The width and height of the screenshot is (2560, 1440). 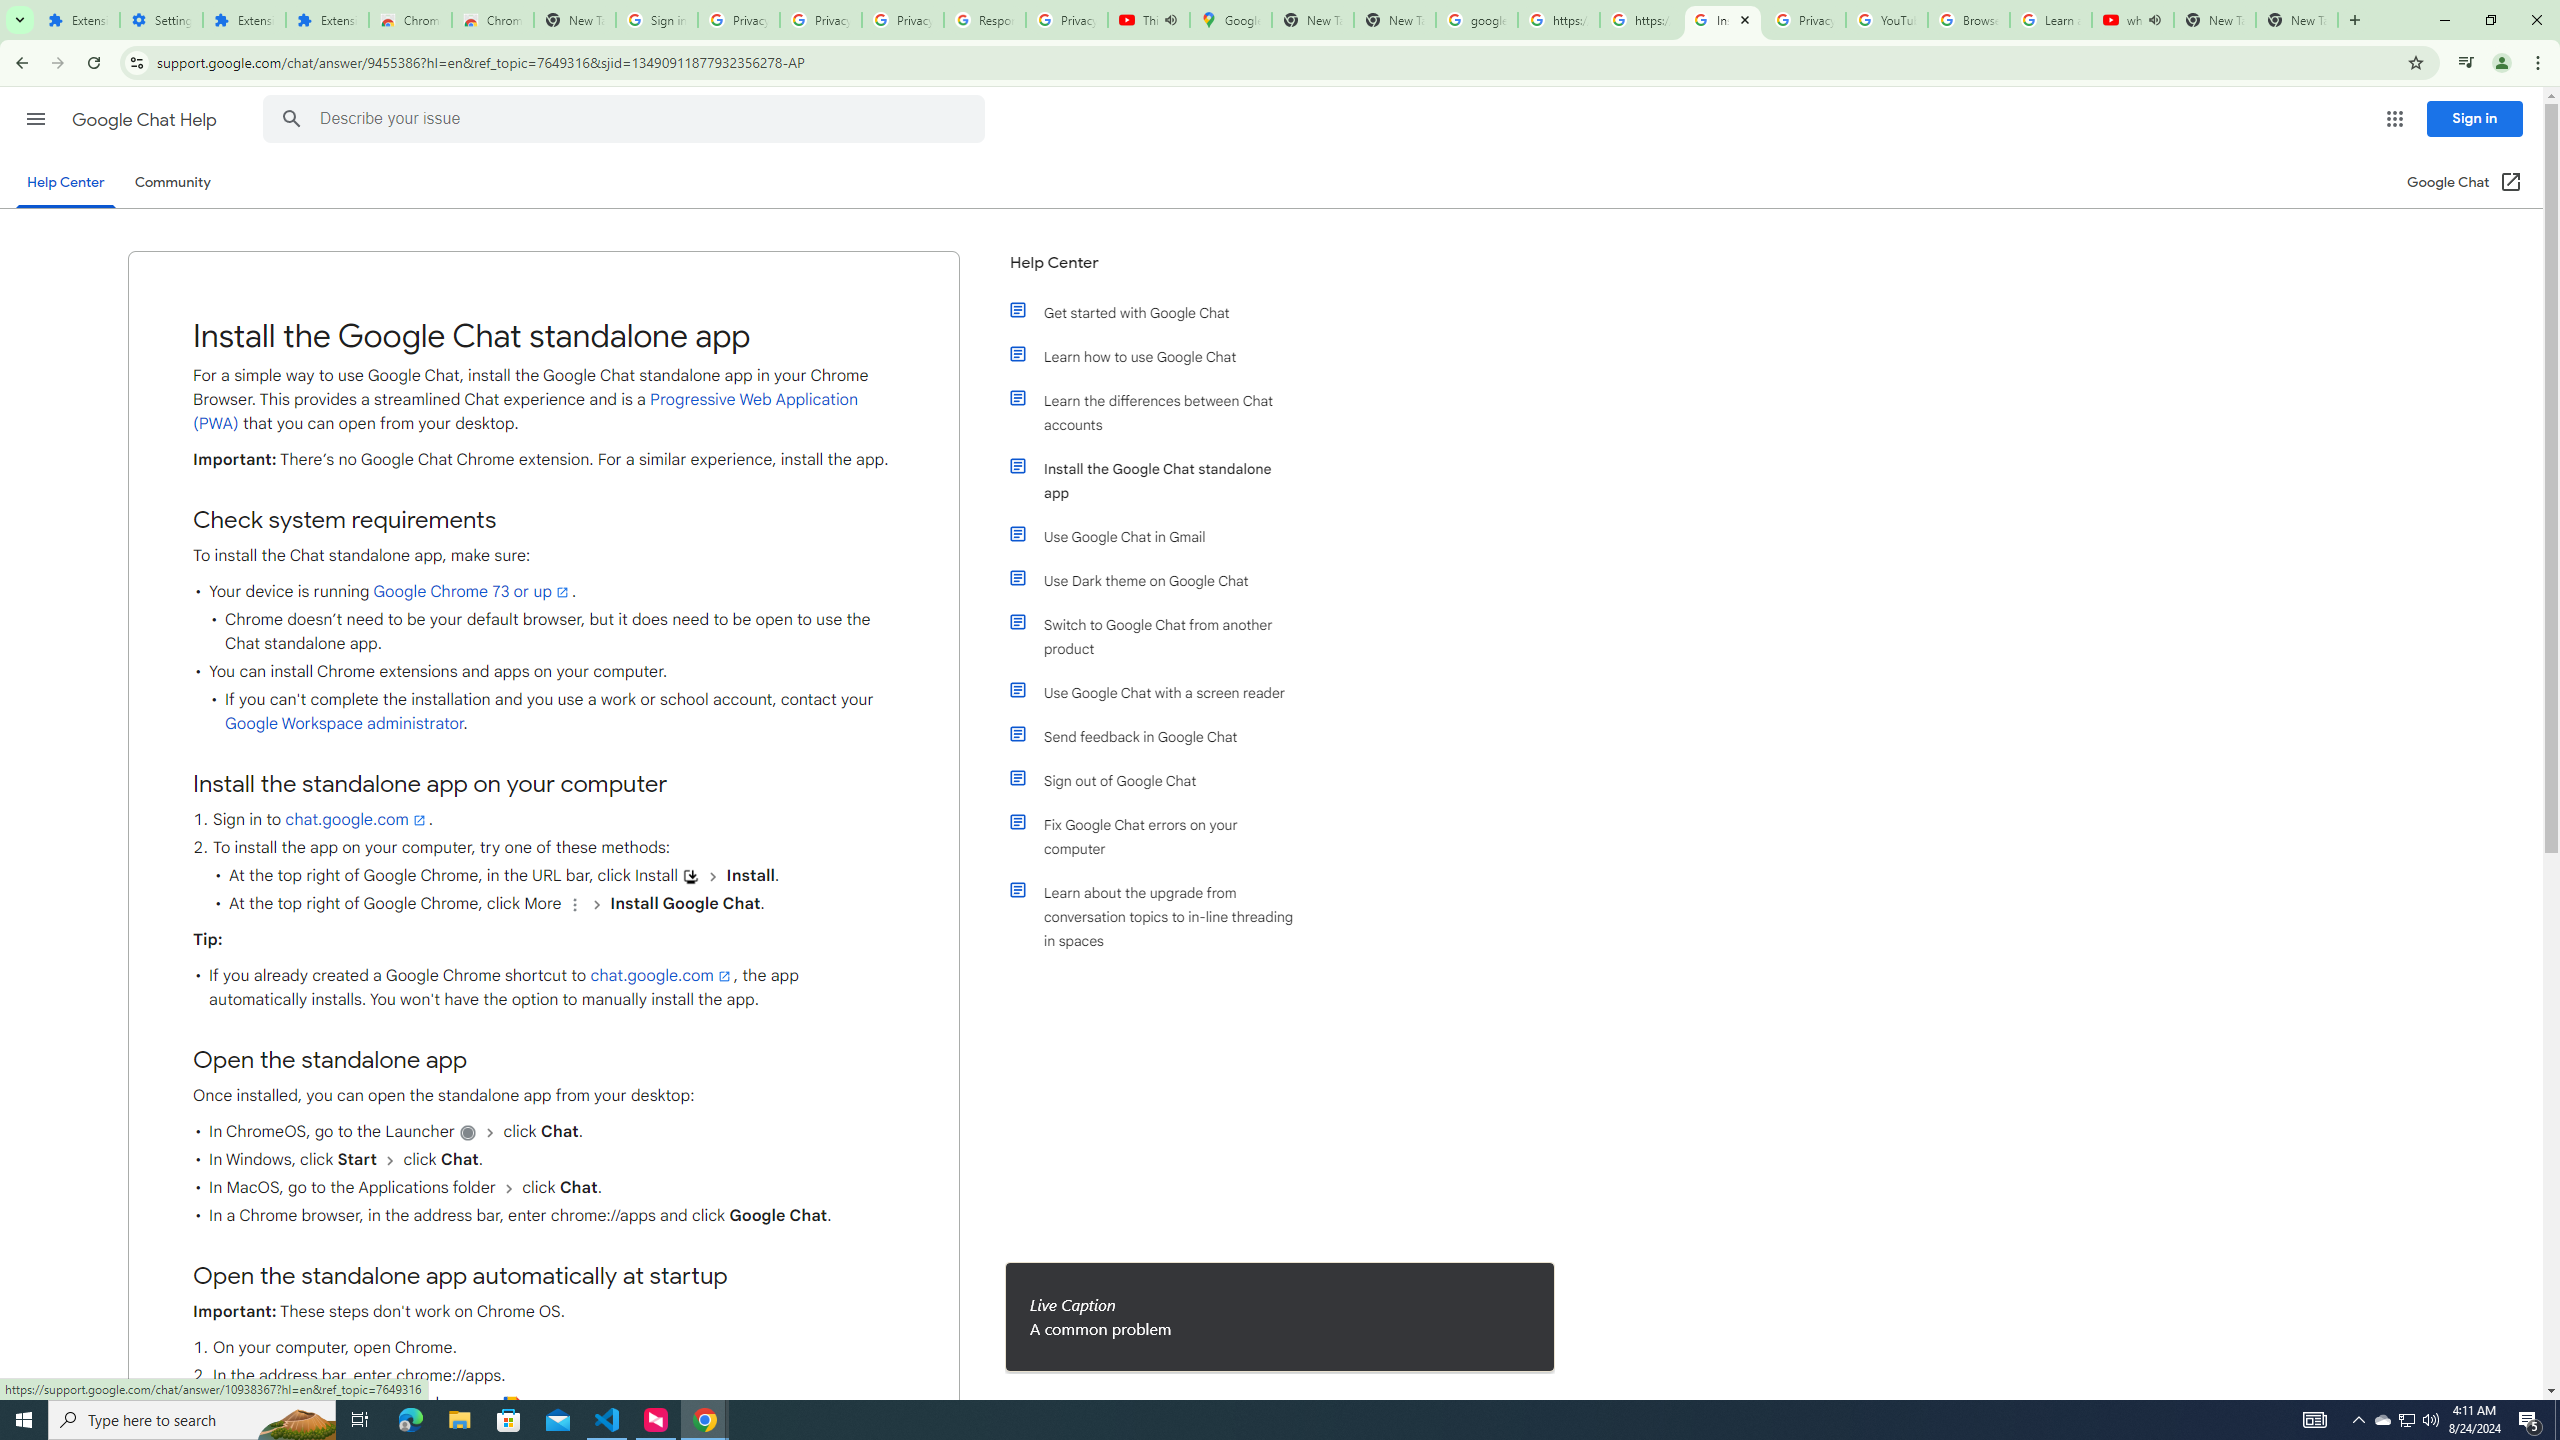 What do you see at coordinates (1162, 356) in the screenshot?
I see `'Learn how to use Google Chat'` at bounding box center [1162, 356].